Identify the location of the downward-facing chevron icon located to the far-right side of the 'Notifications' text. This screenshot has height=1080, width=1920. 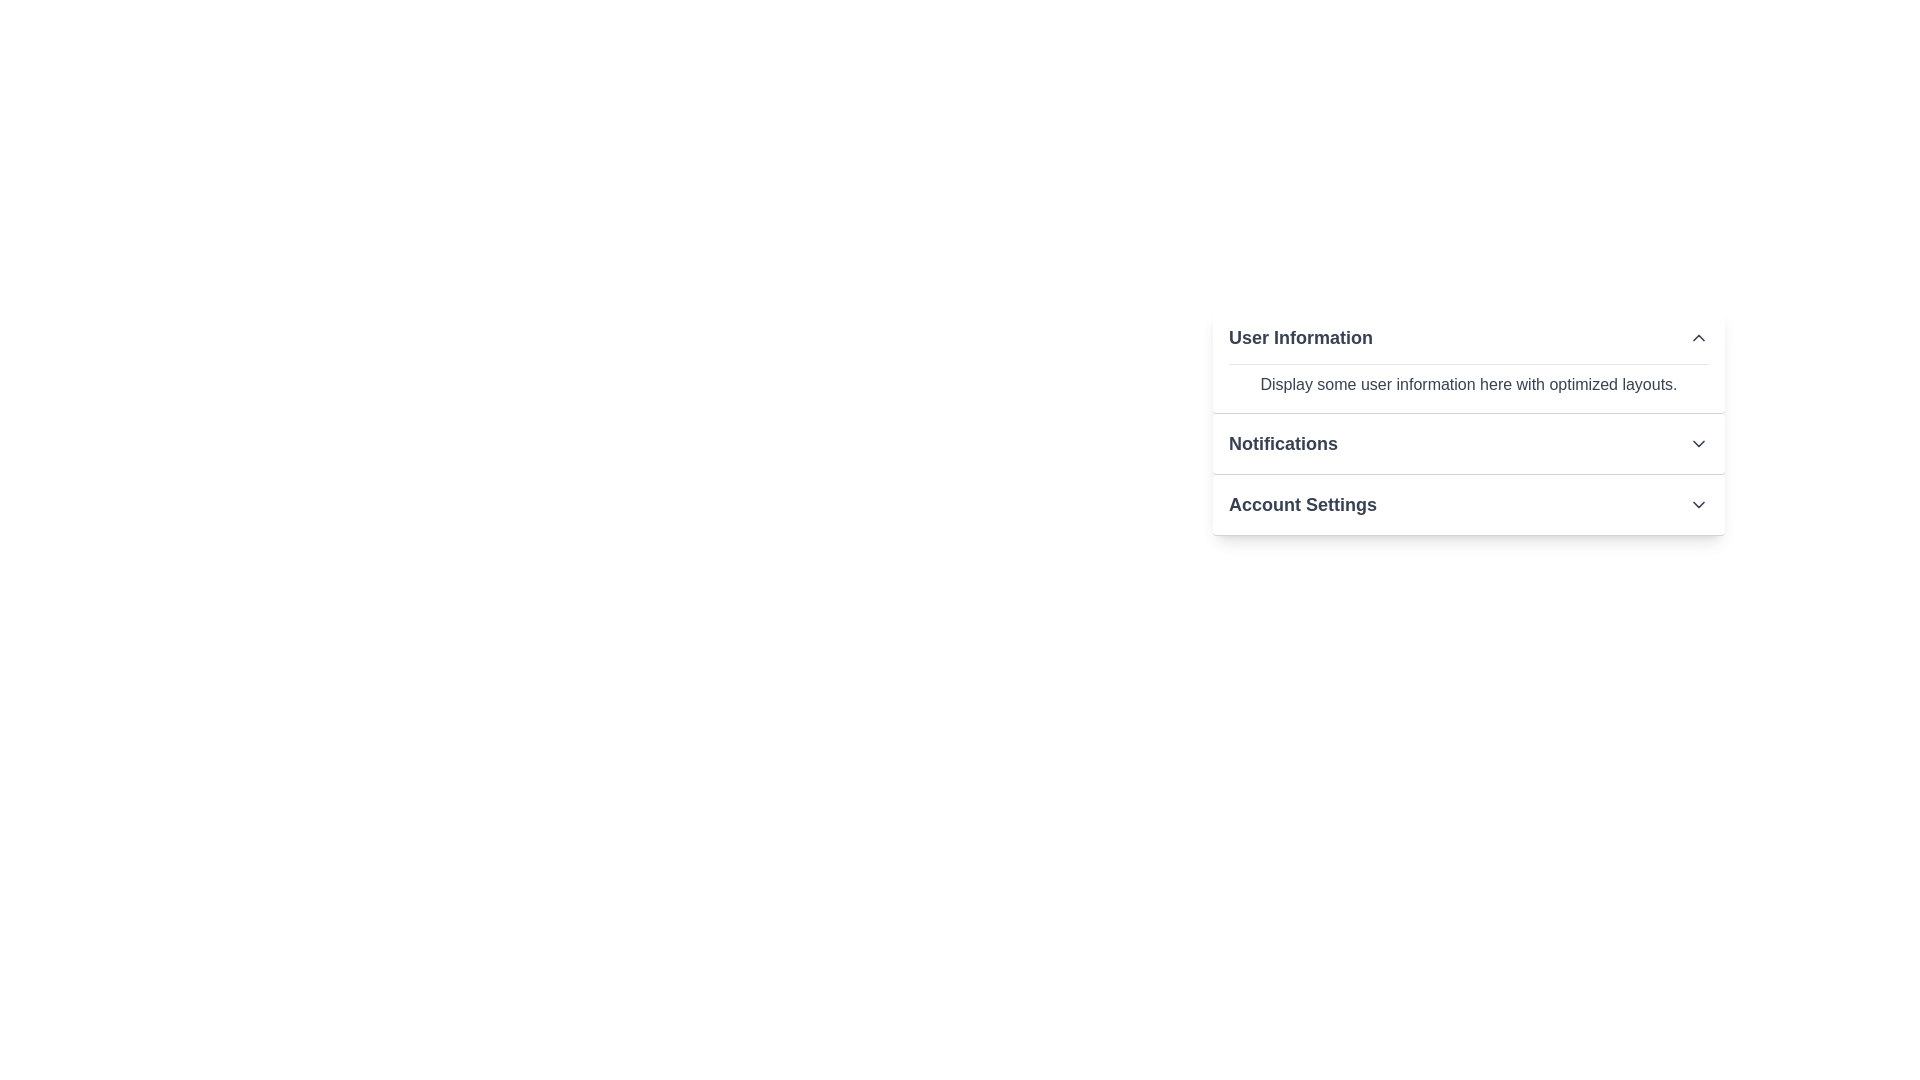
(1698, 442).